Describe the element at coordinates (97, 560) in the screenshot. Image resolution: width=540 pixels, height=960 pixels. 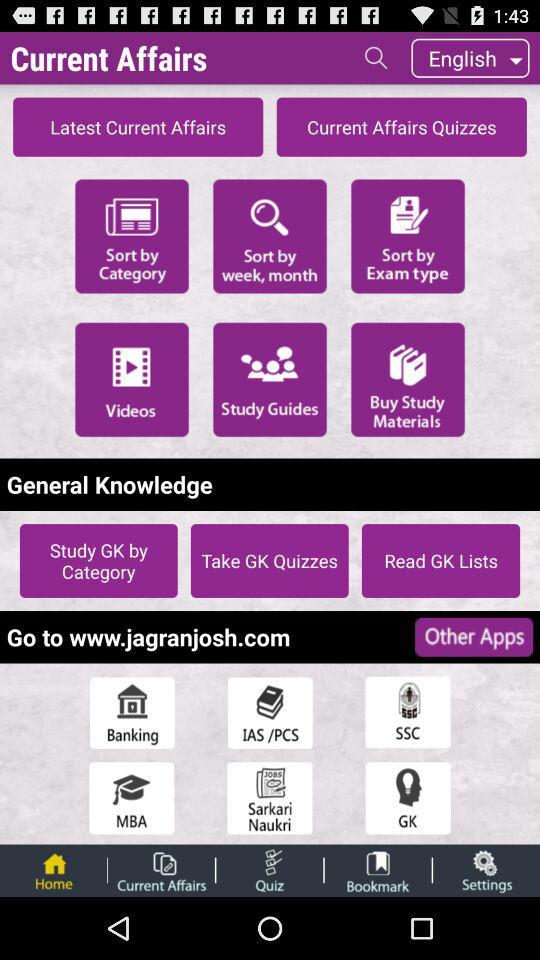
I see `the icon above go to www app` at that location.